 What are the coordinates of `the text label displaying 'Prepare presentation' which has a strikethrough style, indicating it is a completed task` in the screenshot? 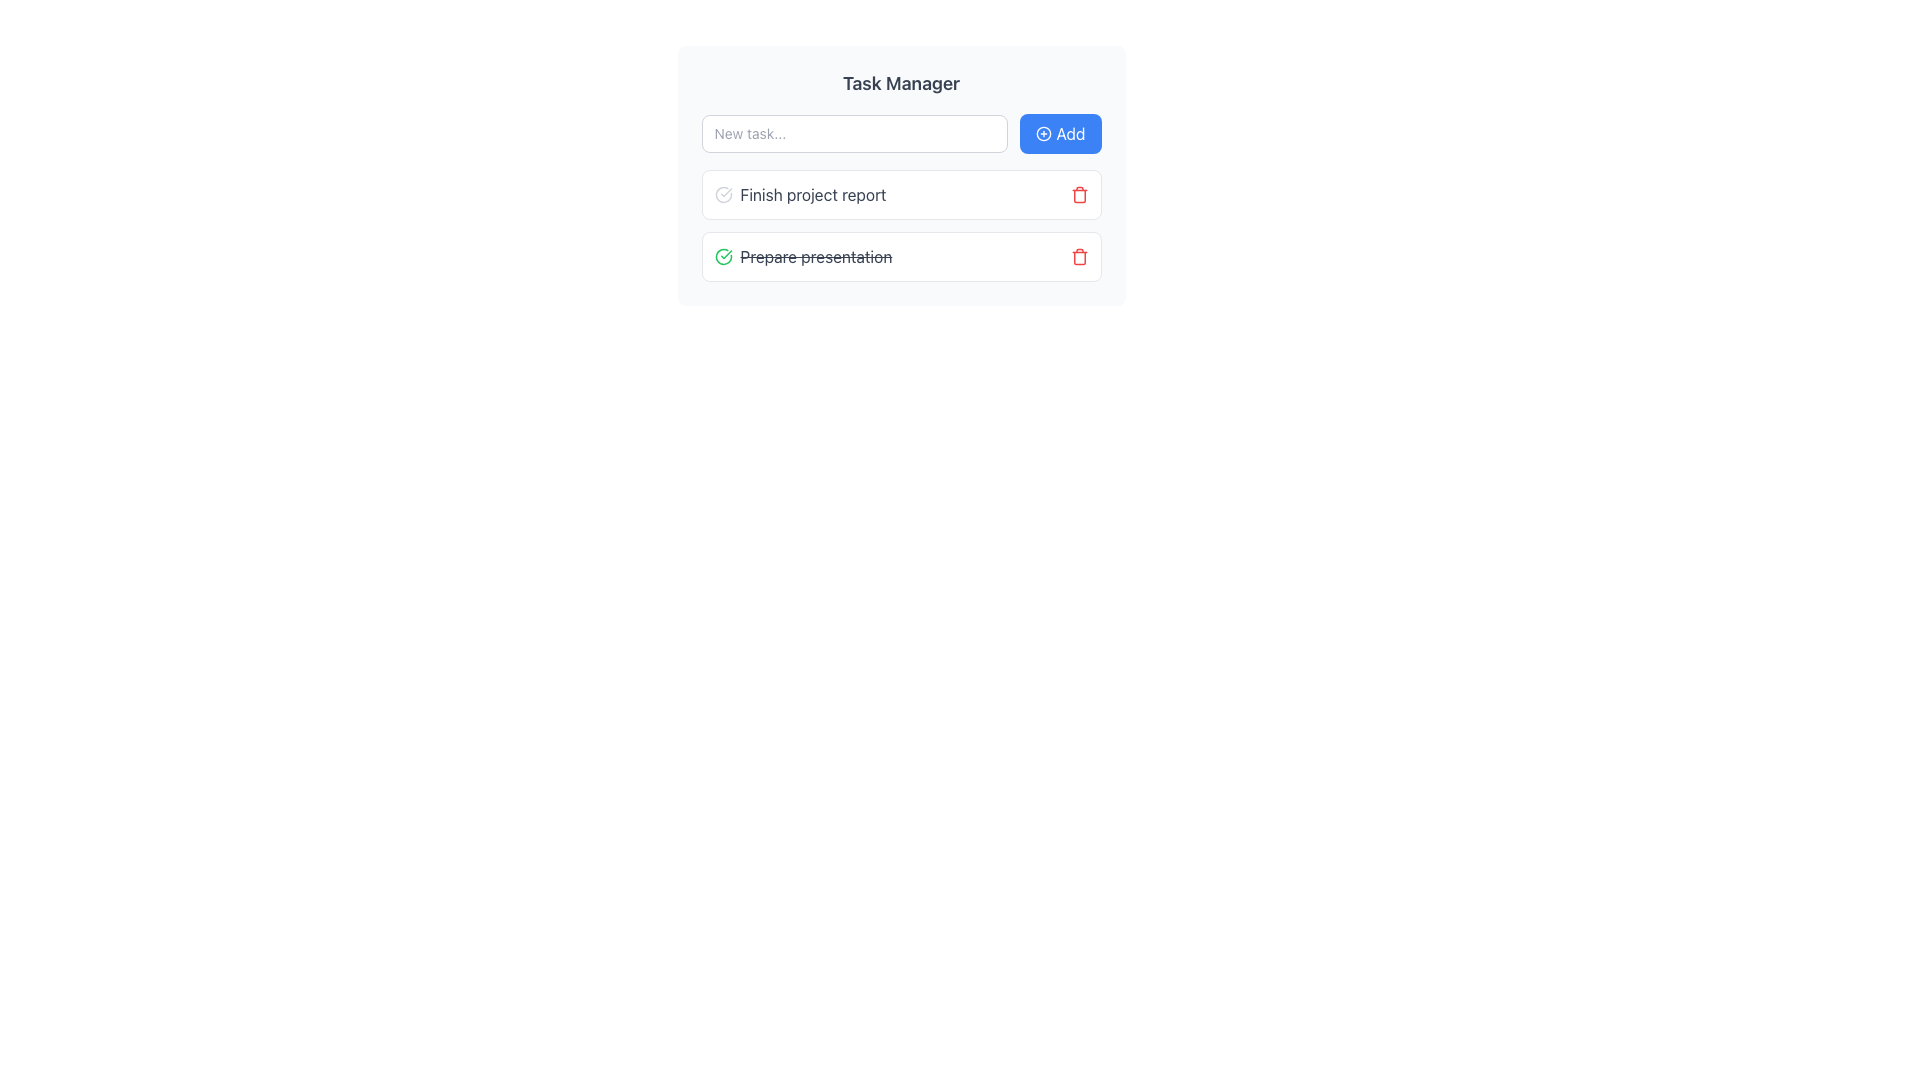 It's located at (816, 256).